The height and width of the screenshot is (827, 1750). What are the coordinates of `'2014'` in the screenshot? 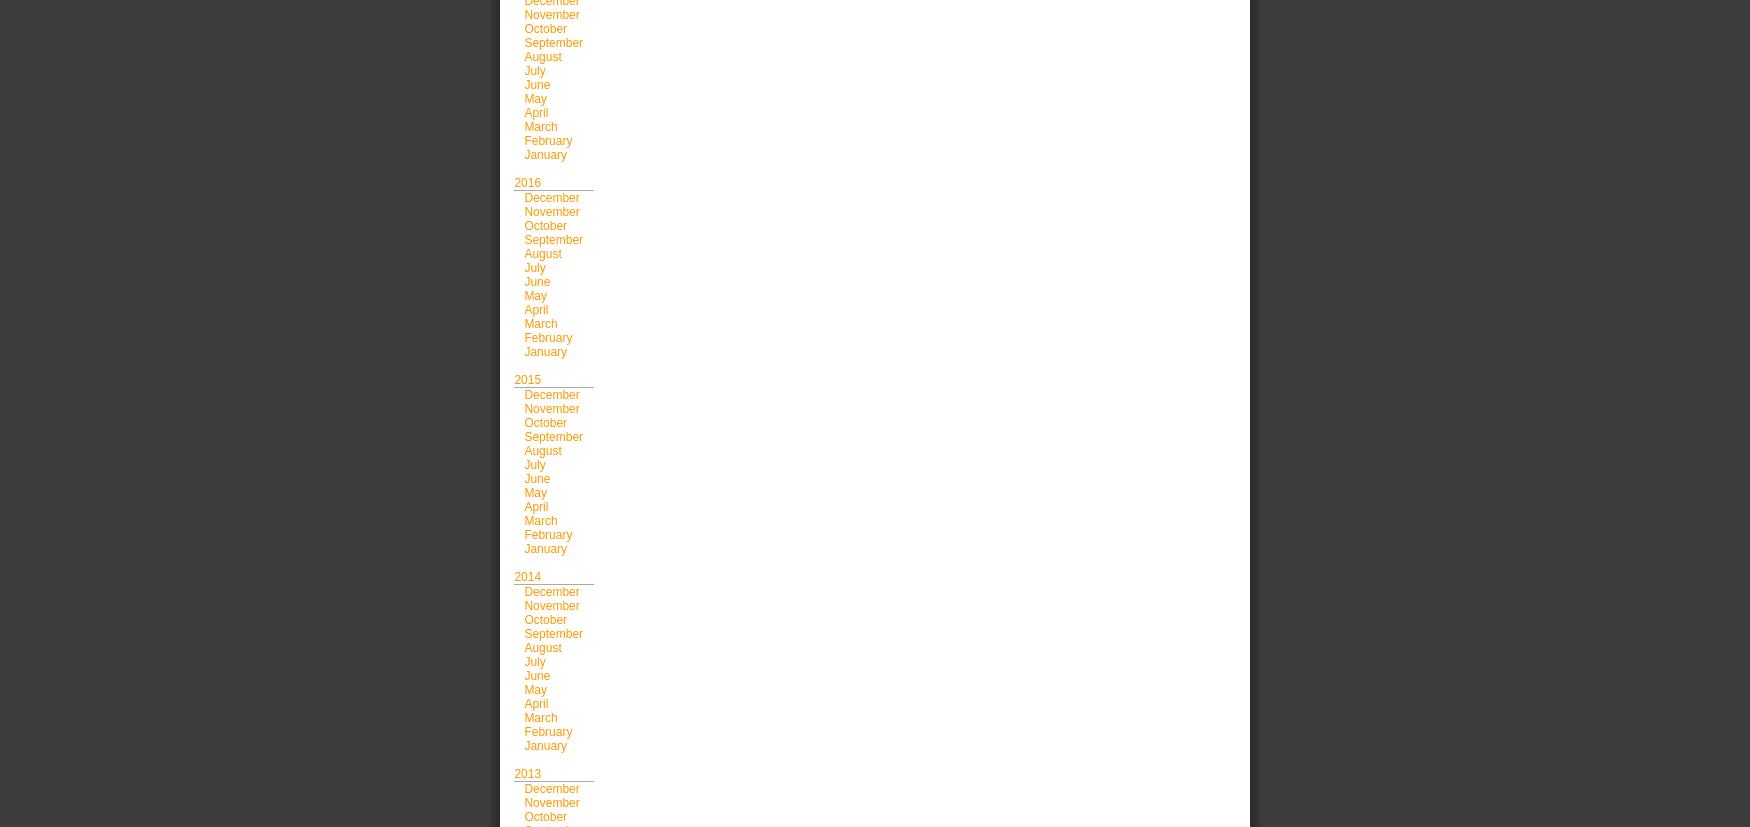 It's located at (526, 576).